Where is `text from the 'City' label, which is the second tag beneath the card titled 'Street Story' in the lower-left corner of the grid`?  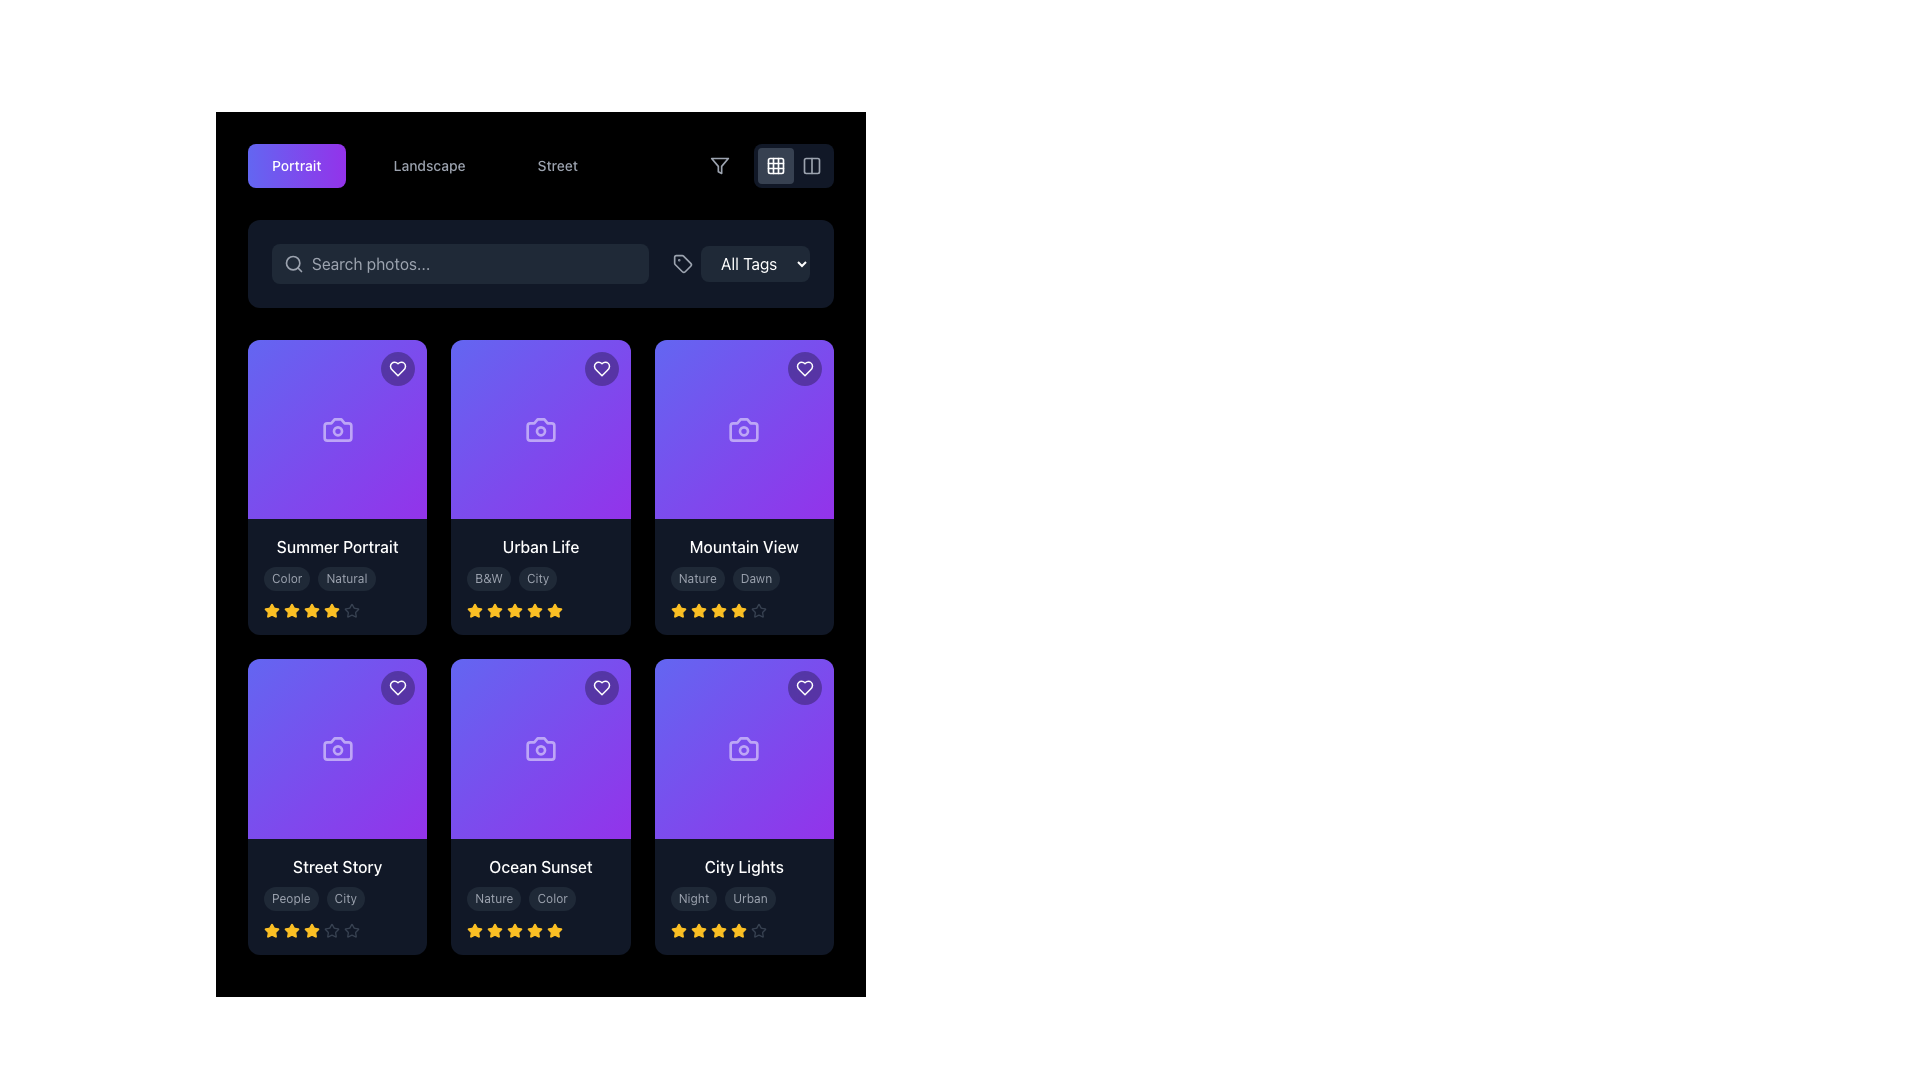
text from the 'City' label, which is the second tag beneath the card titled 'Street Story' in the lower-left corner of the grid is located at coordinates (345, 897).